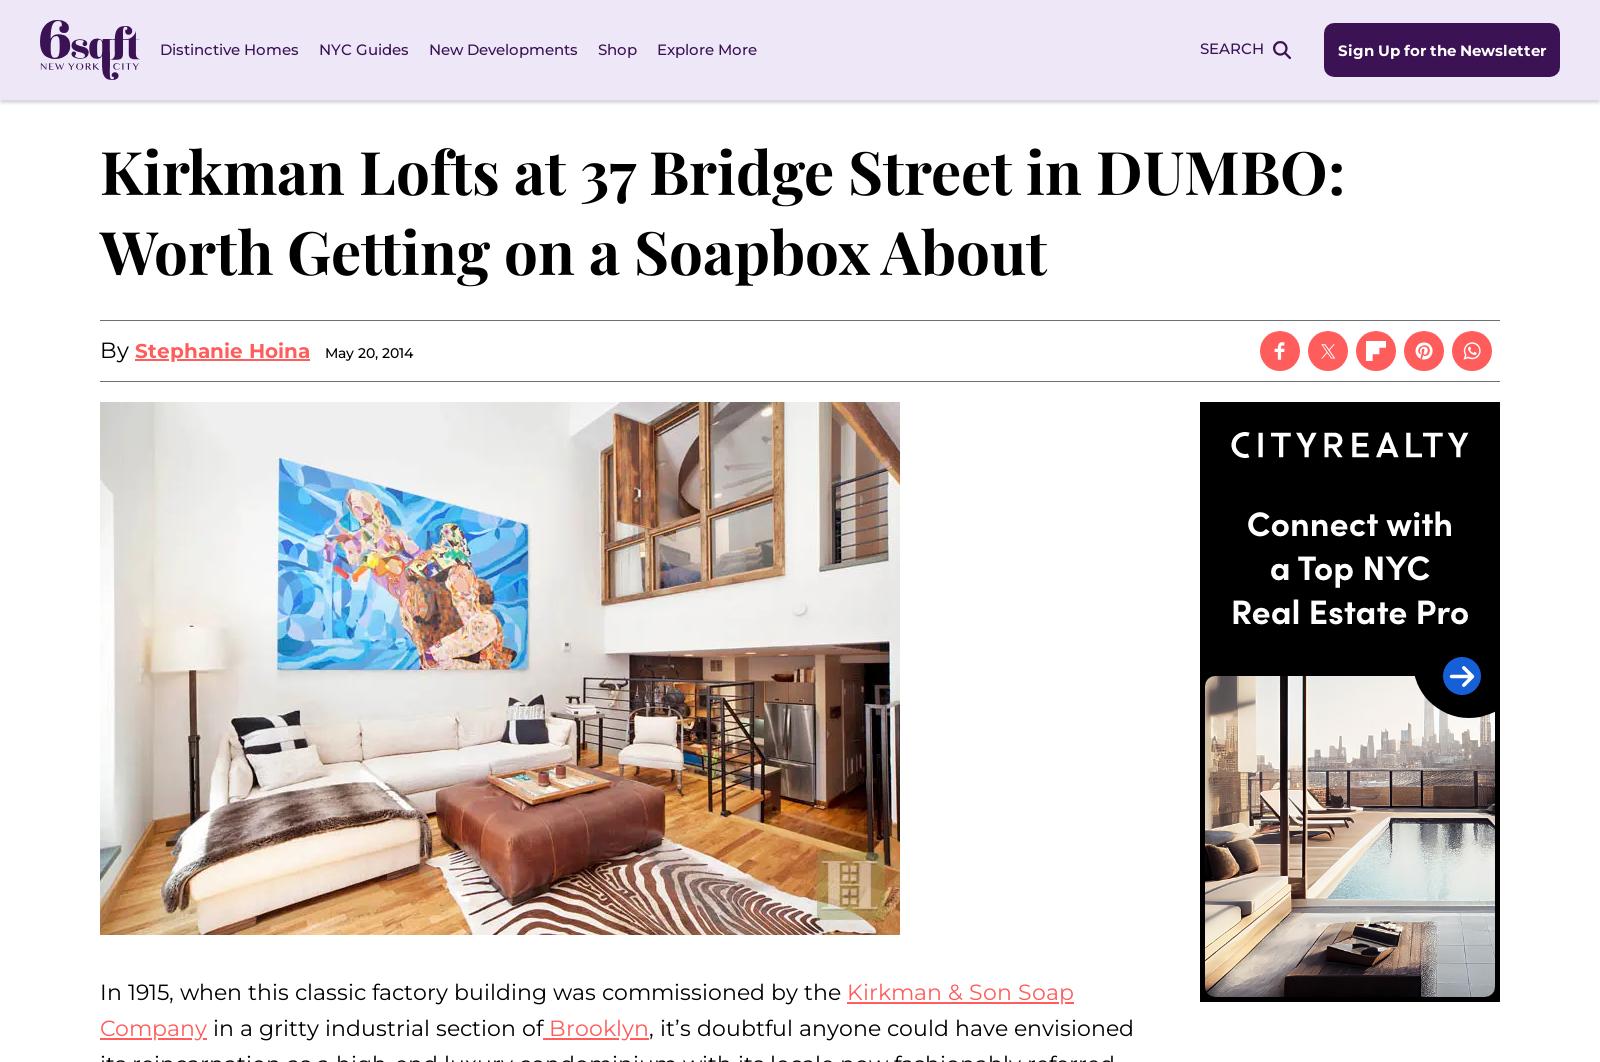 The width and height of the screenshot is (1600, 1062). What do you see at coordinates (707, 49) in the screenshot?
I see `'Explore More'` at bounding box center [707, 49].